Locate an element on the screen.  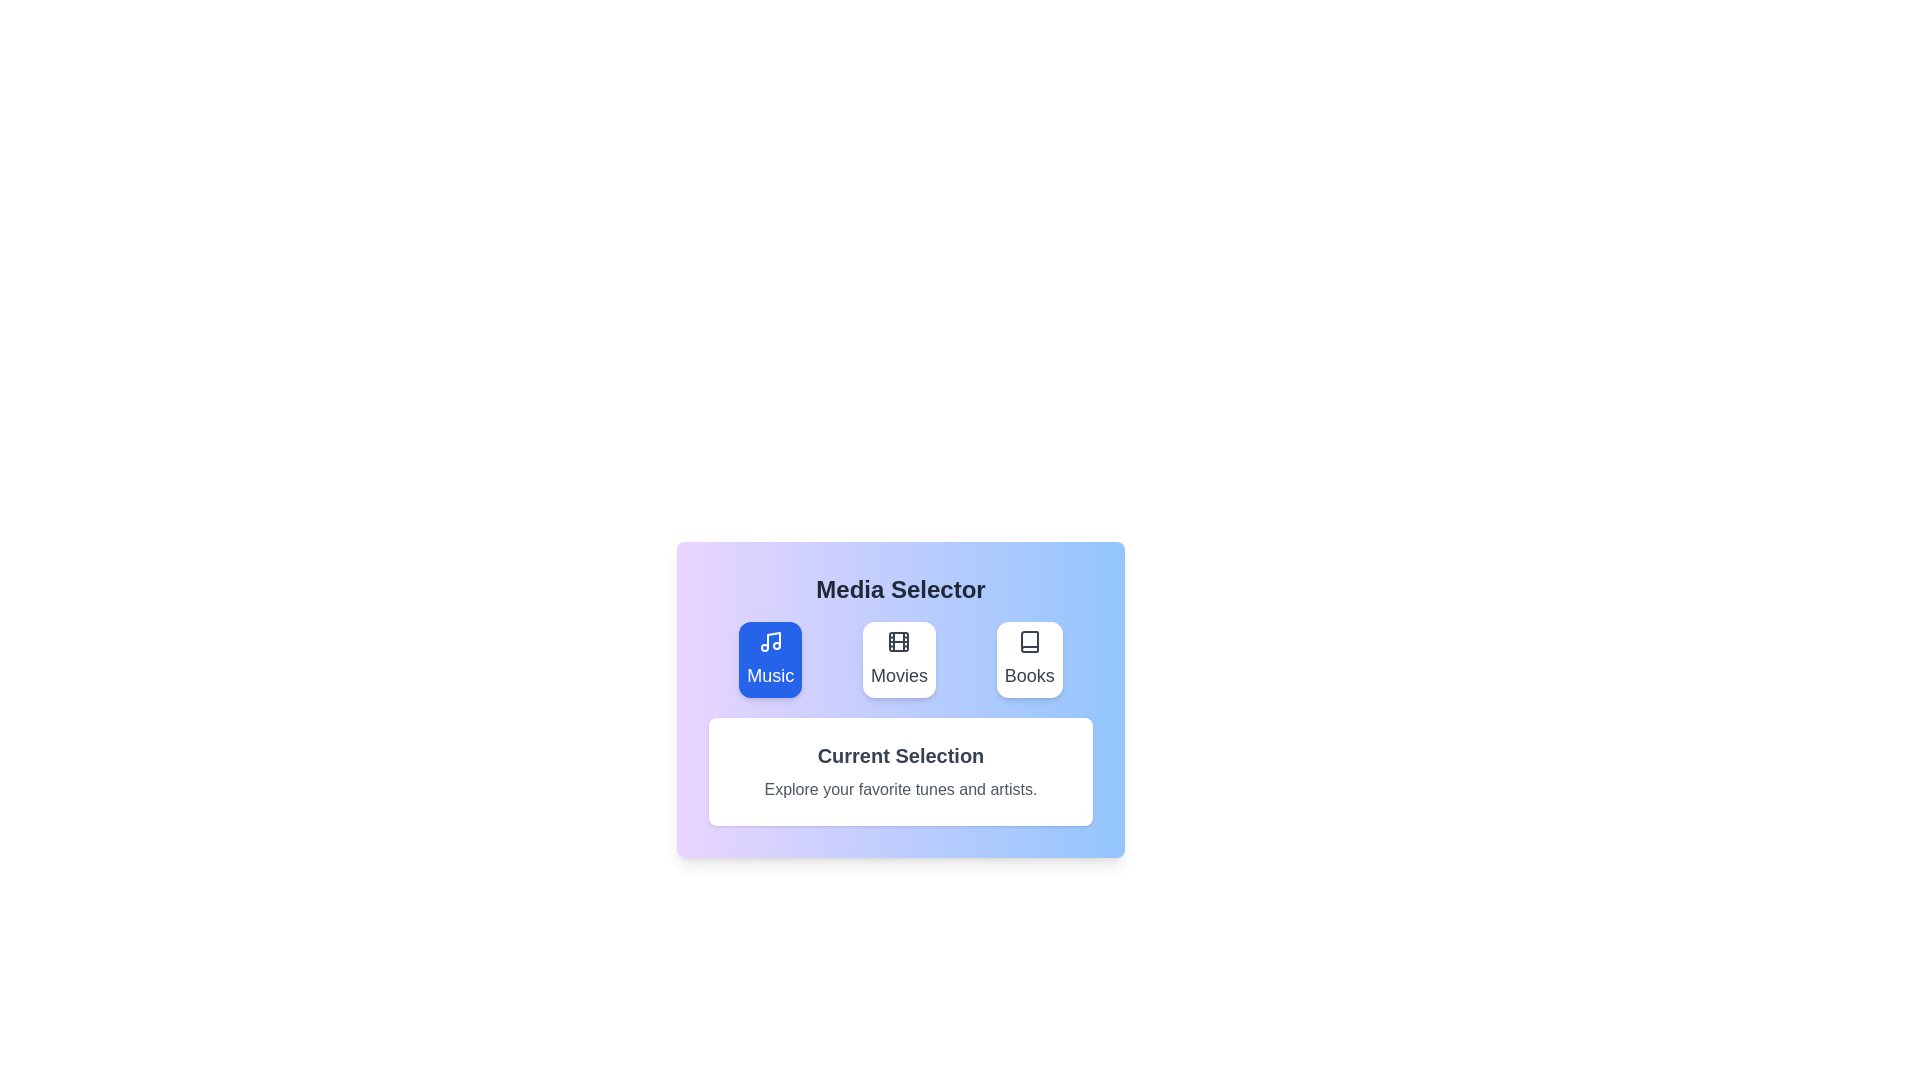
the 'Music' icon, which is the first button in the media options row, aiding in user identification and navigation is located at coordinates (769, 641).